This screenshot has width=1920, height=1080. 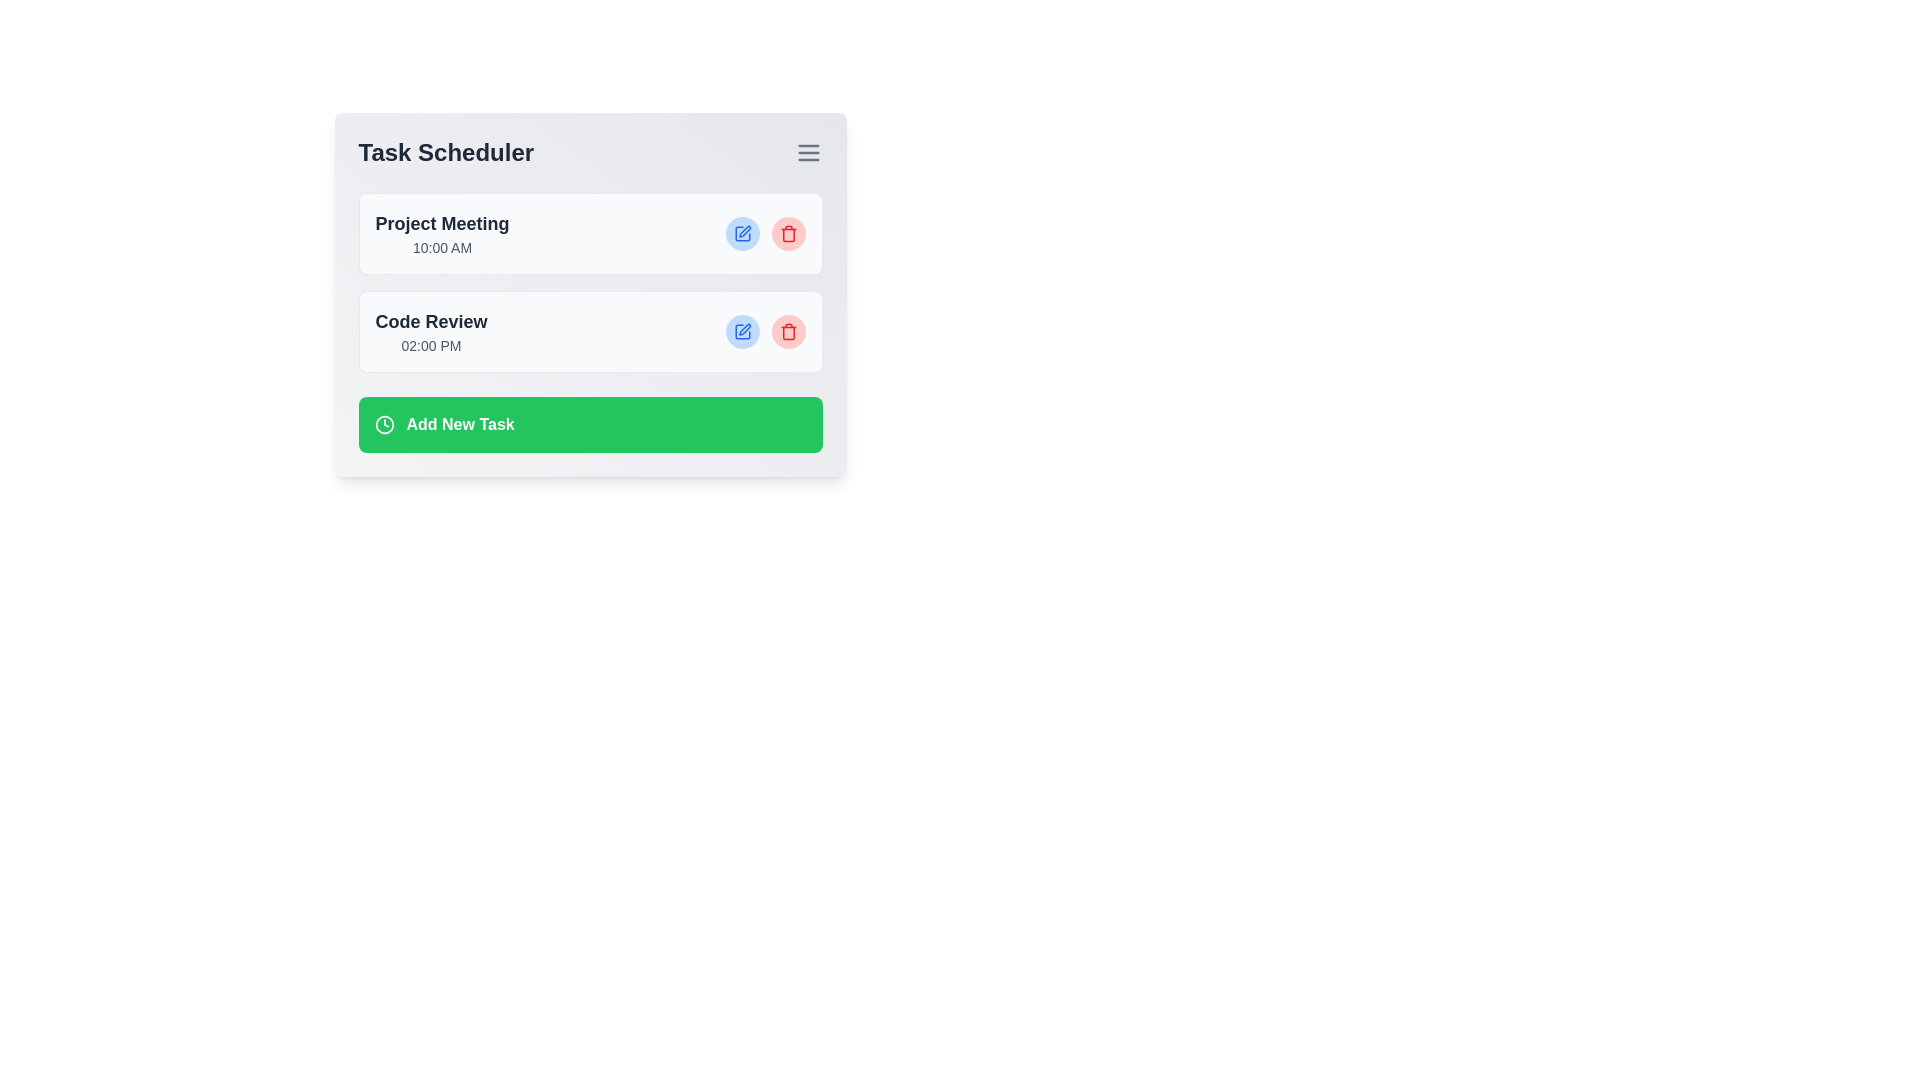 What do you see at coordinates (743, 328) in the screenshot?
I see `the edit icon for the 'Code Review' task entry, which is the first icon in the icon group on the left side of the task scheduler UI` at bounding box center [743, 328].